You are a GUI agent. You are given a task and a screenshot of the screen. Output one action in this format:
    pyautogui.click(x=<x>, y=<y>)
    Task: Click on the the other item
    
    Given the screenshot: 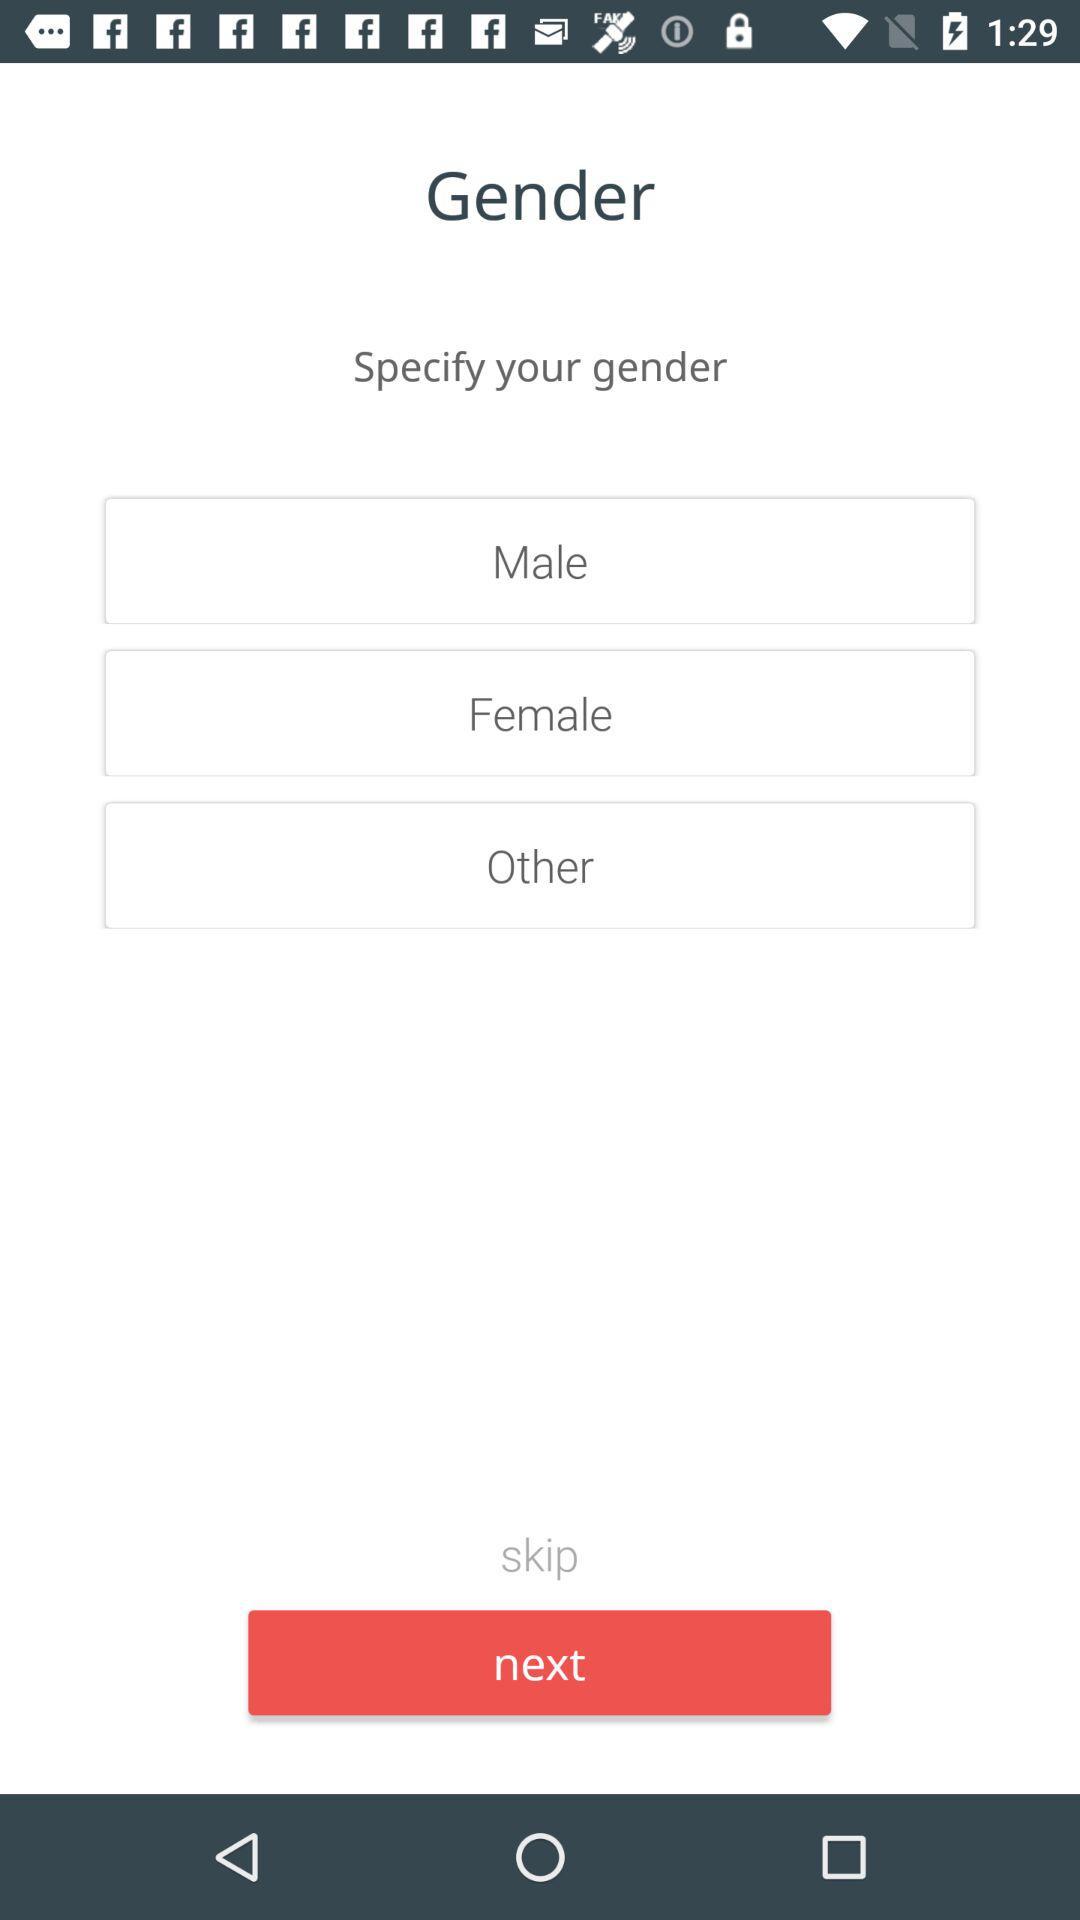 What is the action you would take?
    pyautogui.click(x=540, y=865)
    